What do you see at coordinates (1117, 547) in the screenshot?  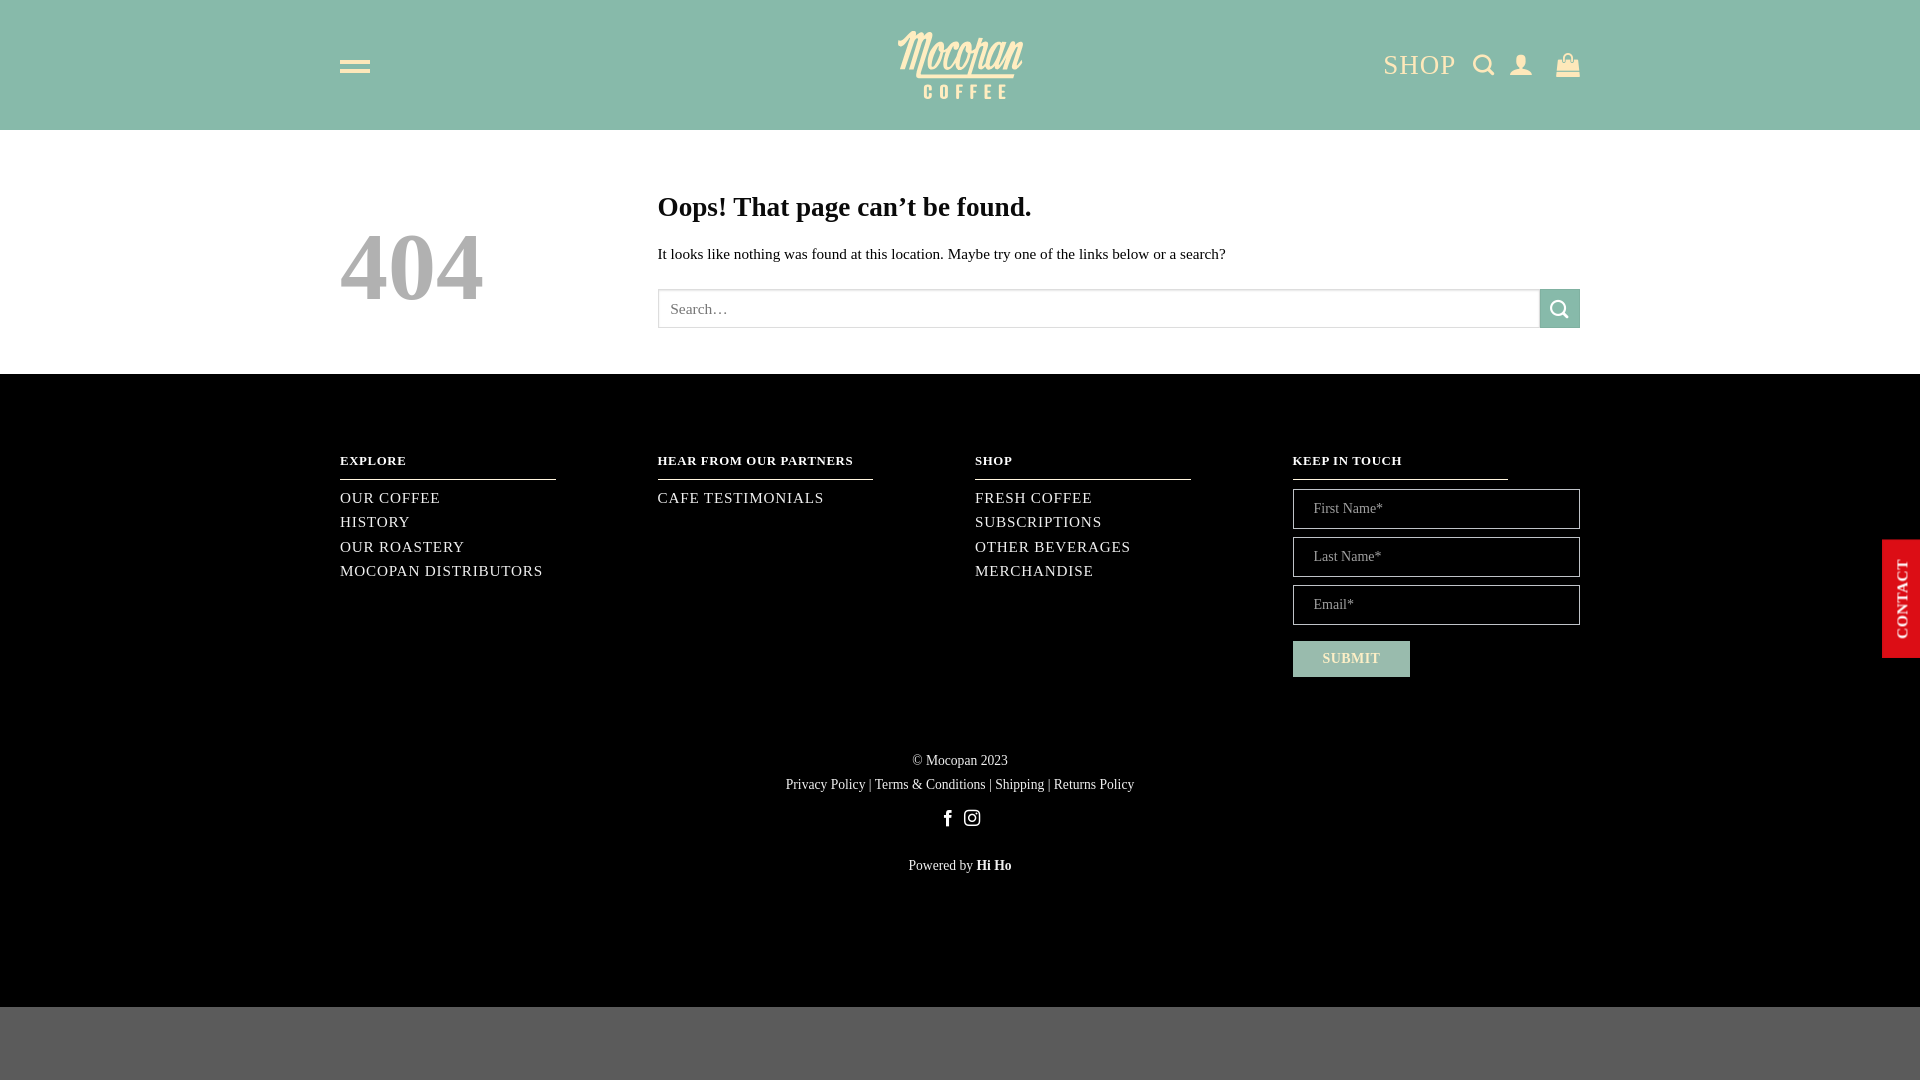 I see `'OTHER BEVERAGES'` at bounding box center [1117, 547].